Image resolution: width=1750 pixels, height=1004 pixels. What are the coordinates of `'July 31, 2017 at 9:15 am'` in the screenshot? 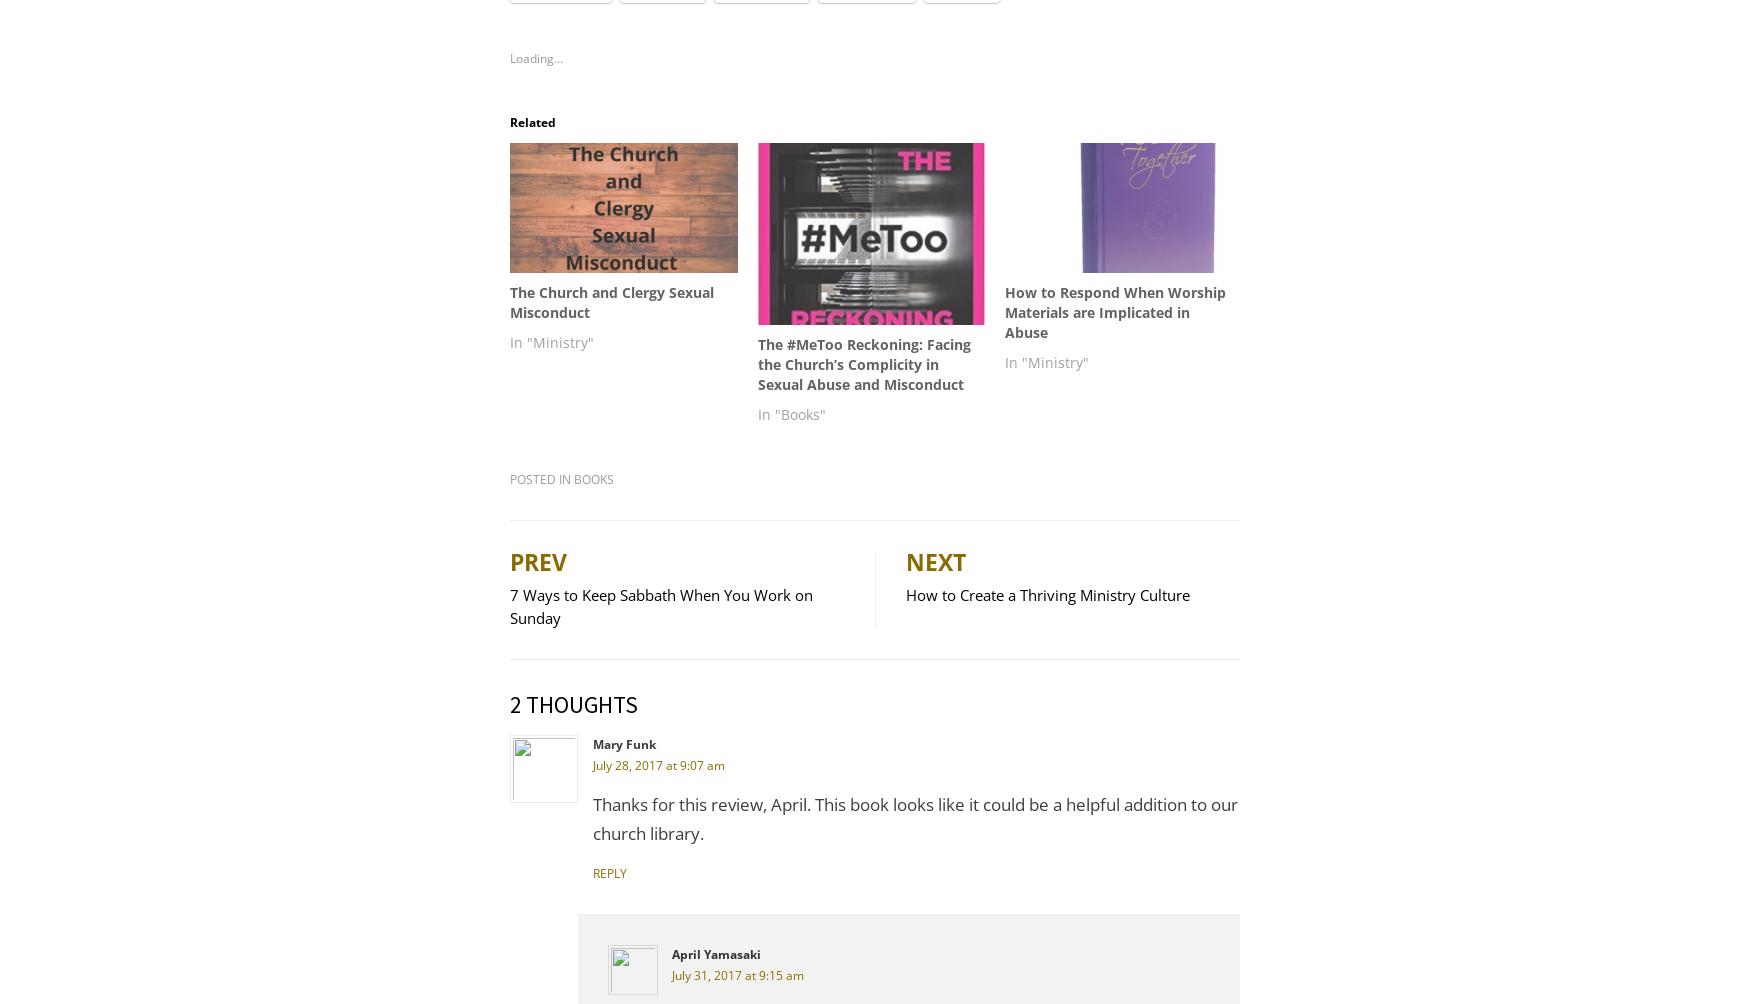 It's located at (737, 973).